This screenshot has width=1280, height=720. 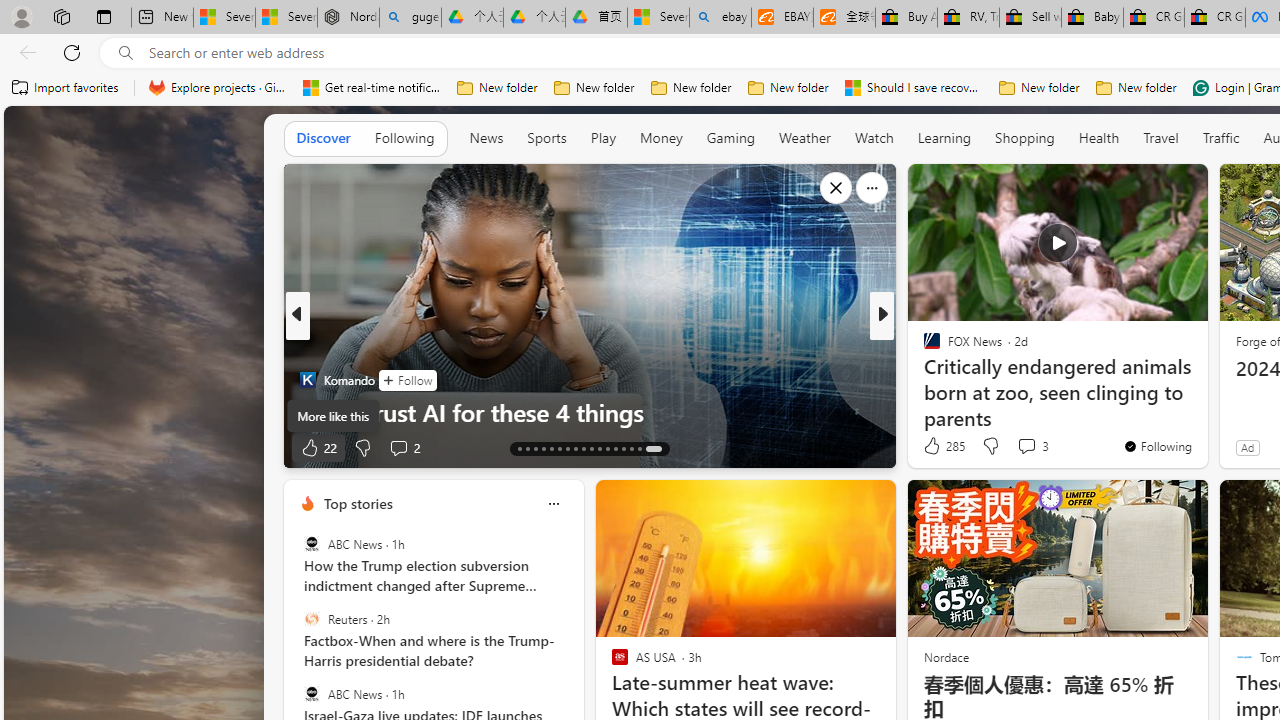 I want to click on 'AutomationID: tab-15', so click(x=535, y=447).